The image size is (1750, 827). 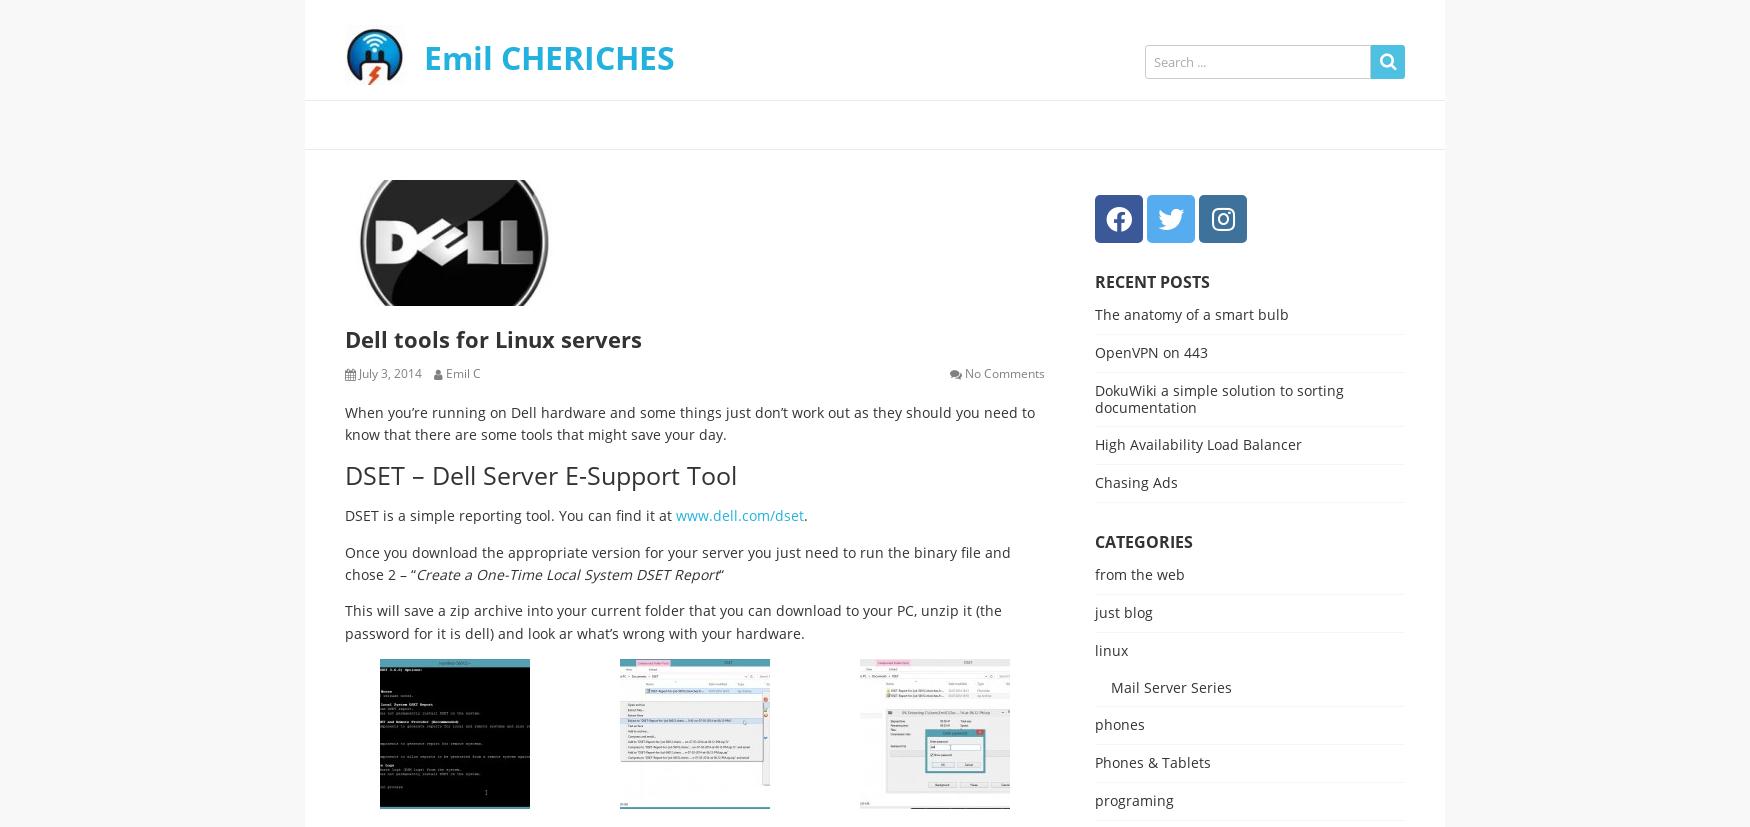 I want to click on 'DSET is a simple reporting tool. You can find it at', so click(x=509, y=515).